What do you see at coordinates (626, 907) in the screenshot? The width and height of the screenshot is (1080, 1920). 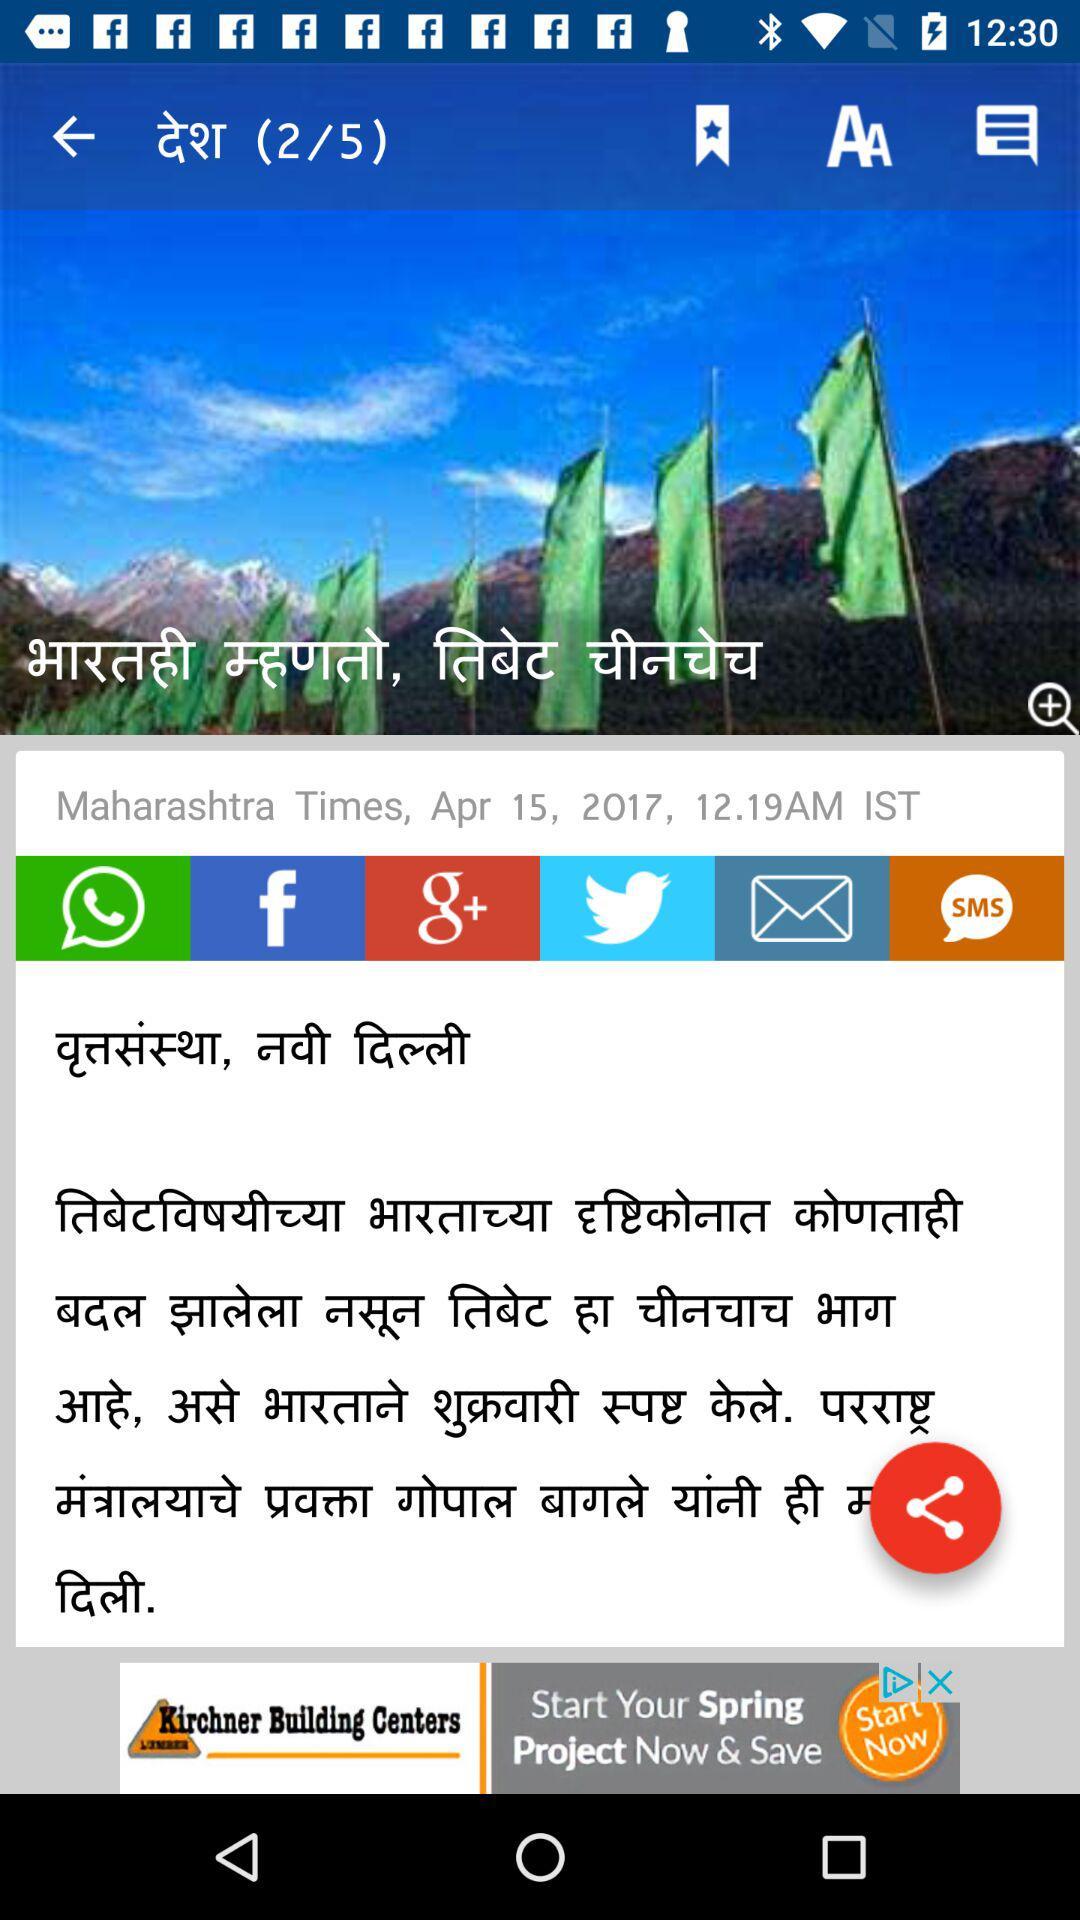 I see `open twitter page` at bounding box center [626, 907].